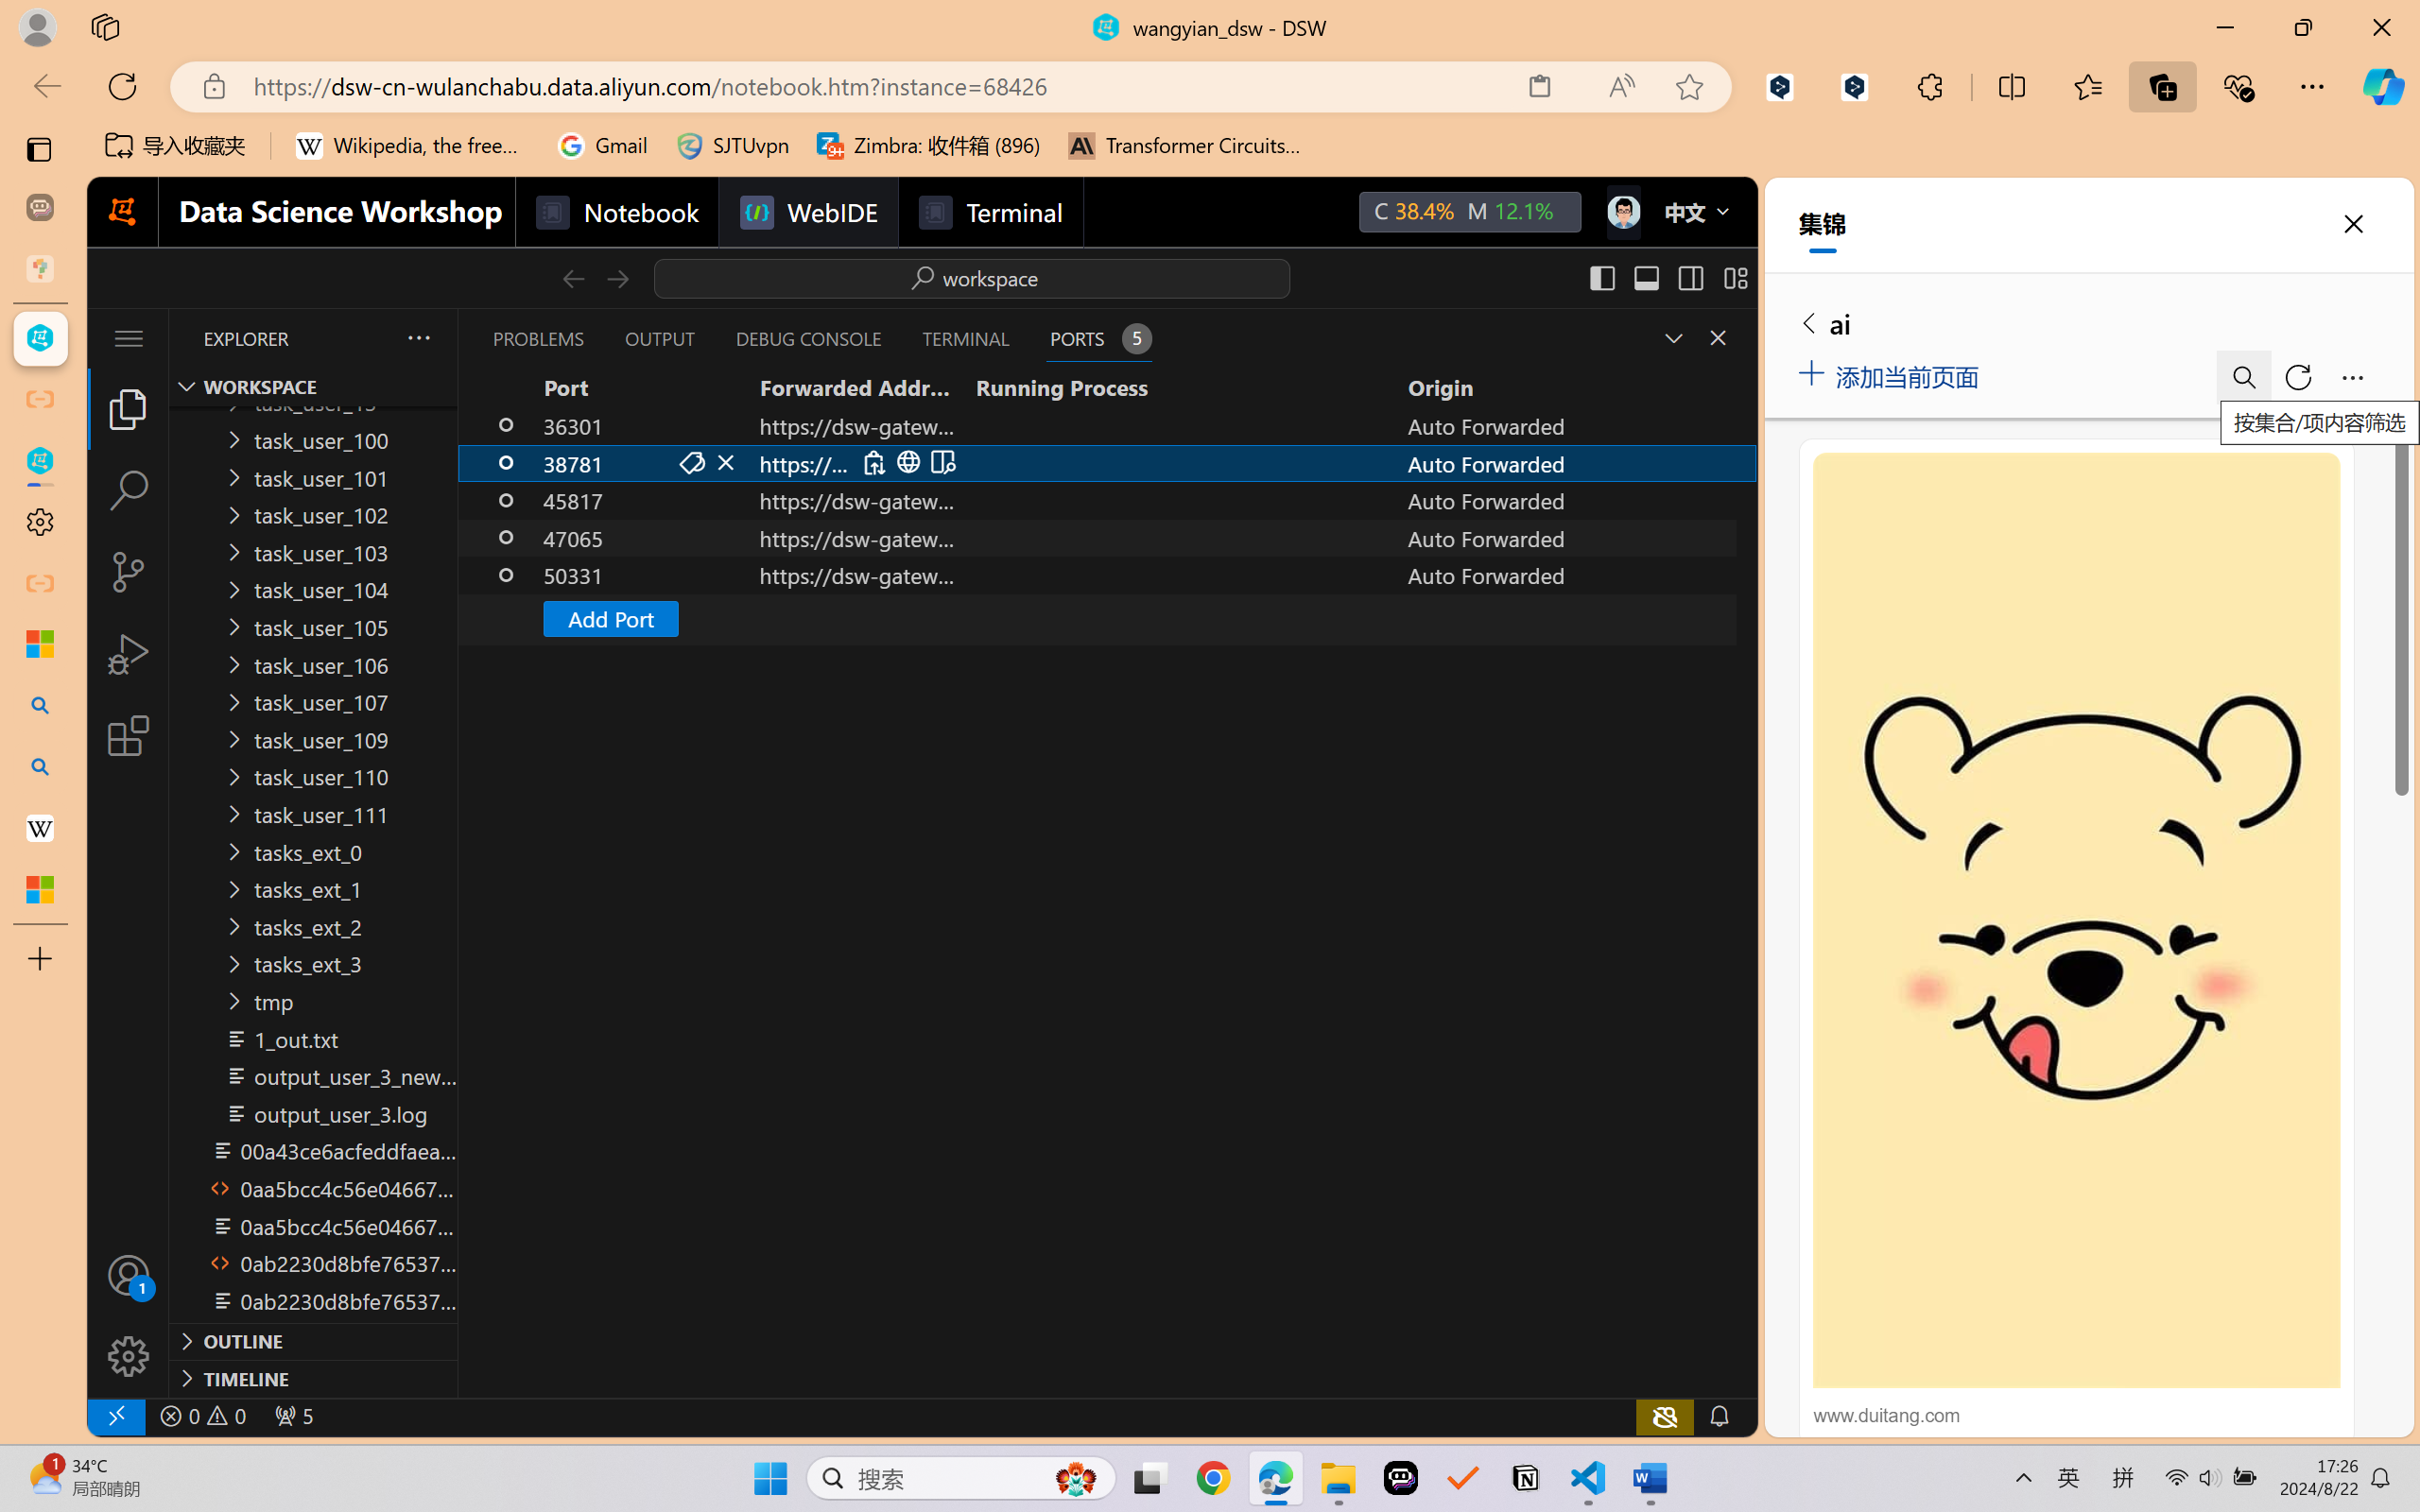  I want to click on 'Copy Local Address (Ctrl+C)', so click(873, 461).